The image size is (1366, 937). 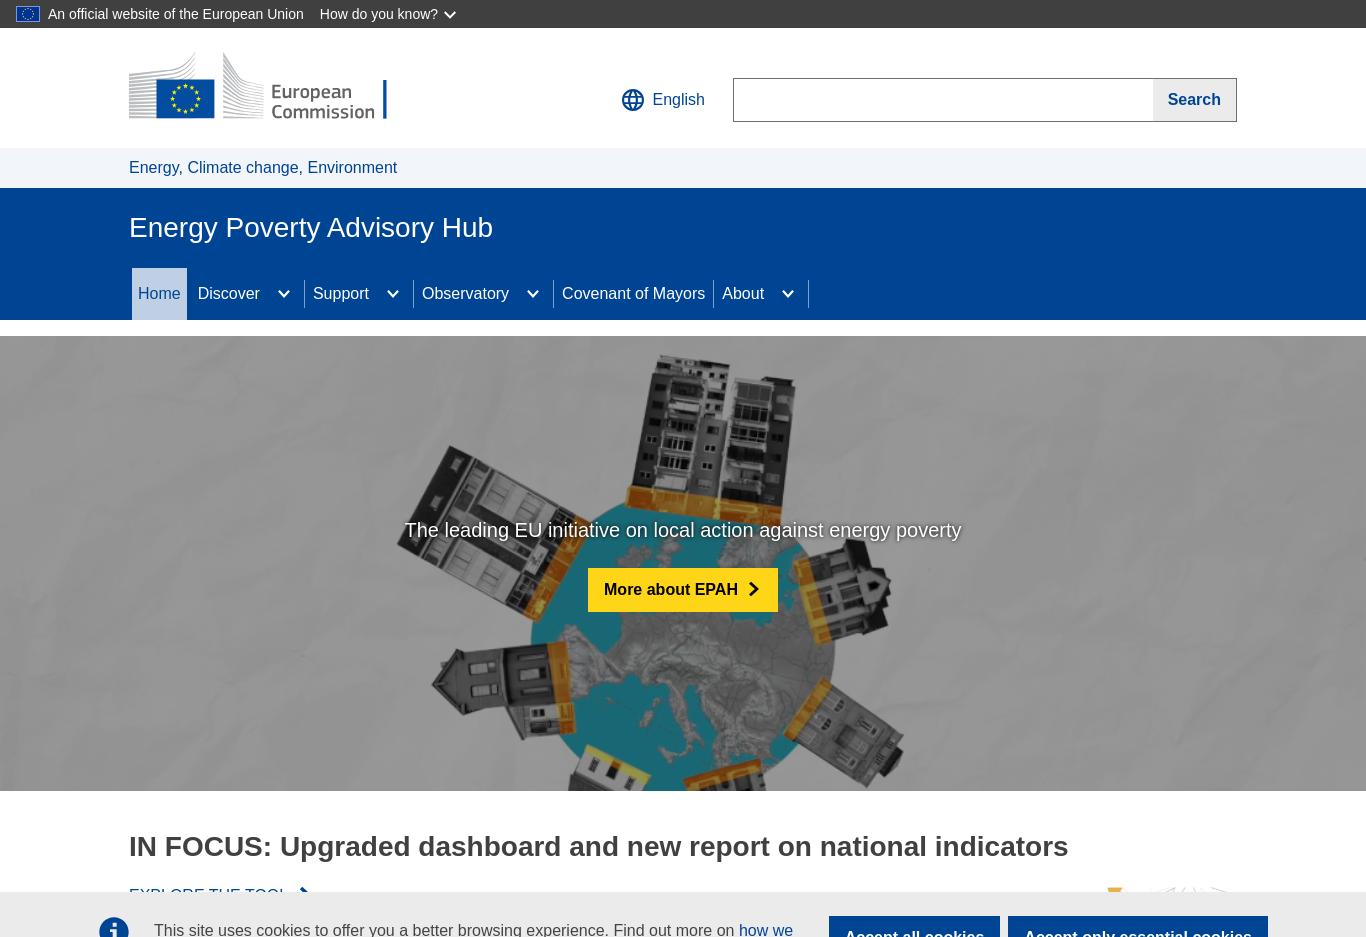 What do you see at coordinates (262, 166) in the screenshot?
I see `'Energy, Climate change, Environment'` at bounding box center [262, 166].